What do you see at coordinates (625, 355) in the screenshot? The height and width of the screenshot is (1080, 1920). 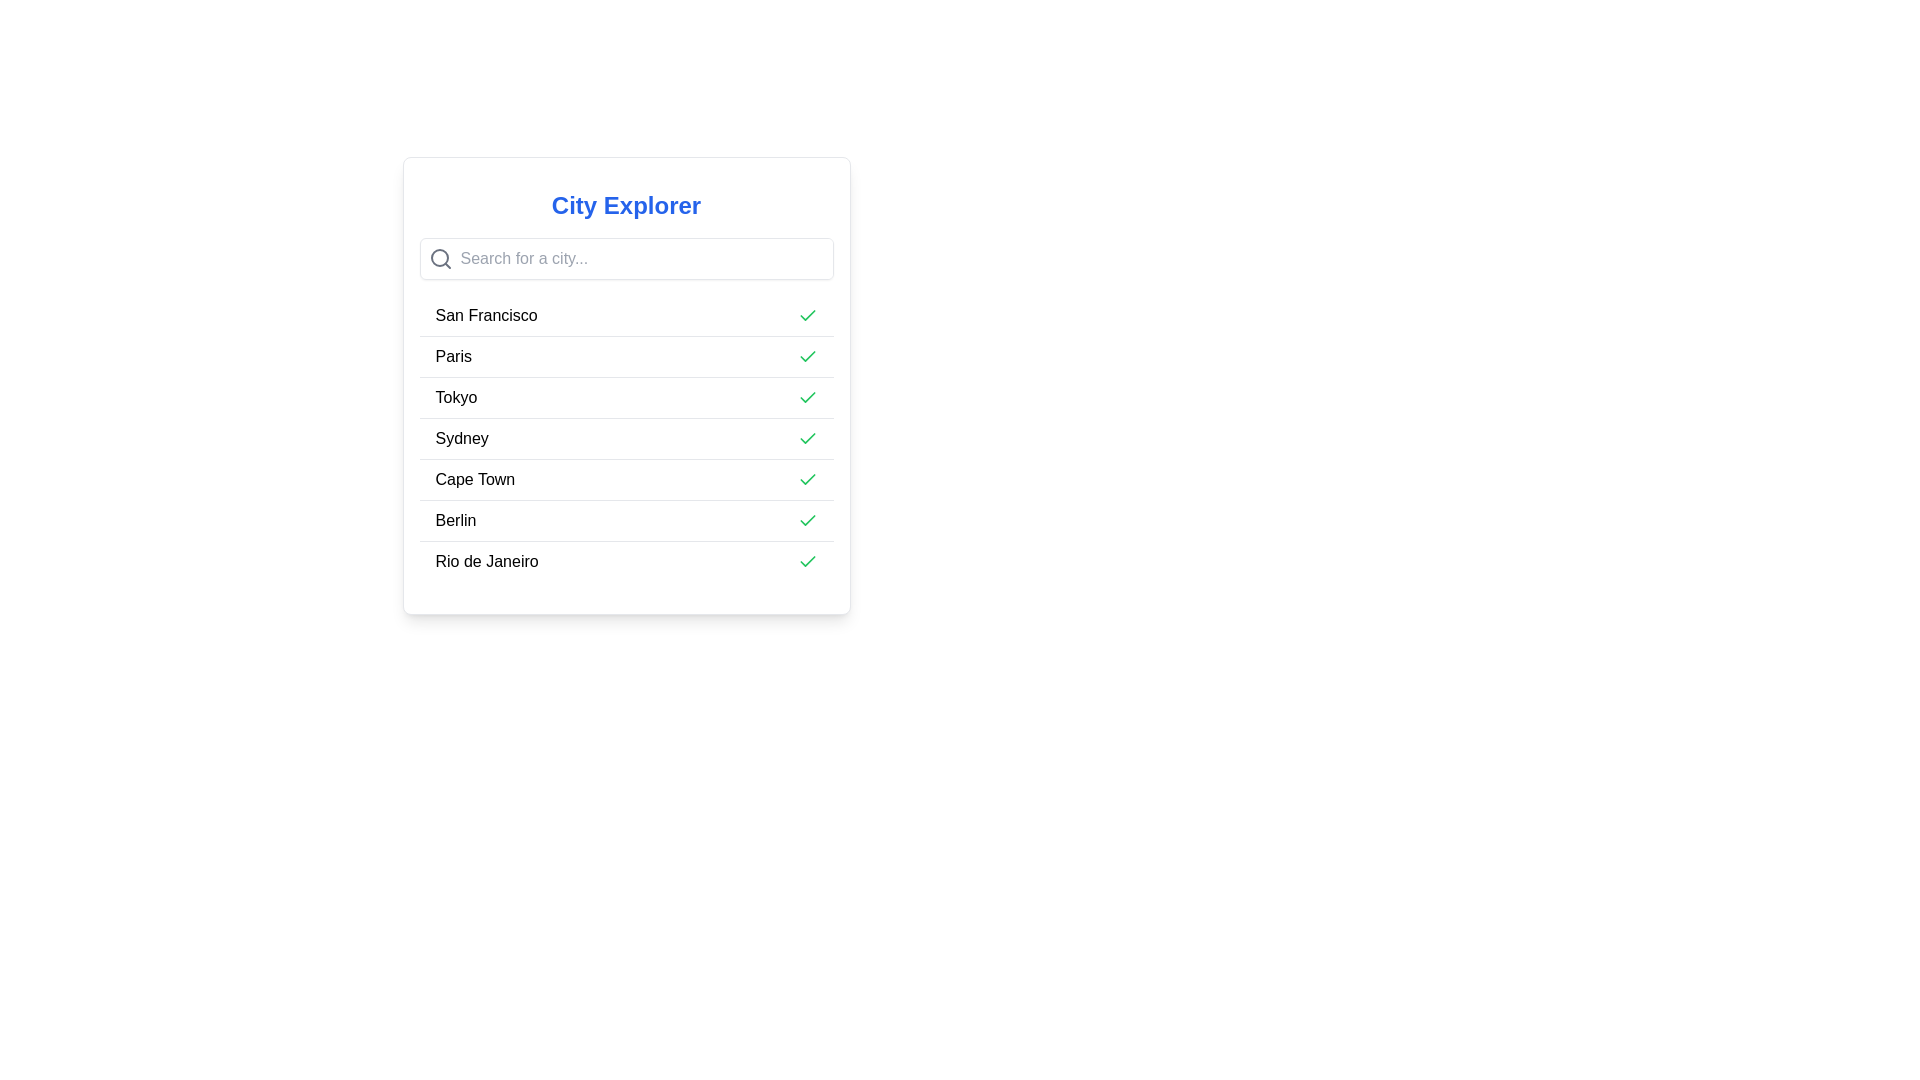 I see `the already selected city option in the list, which is the second item indicating it has a green check mark` at bounding box center [625, 355].